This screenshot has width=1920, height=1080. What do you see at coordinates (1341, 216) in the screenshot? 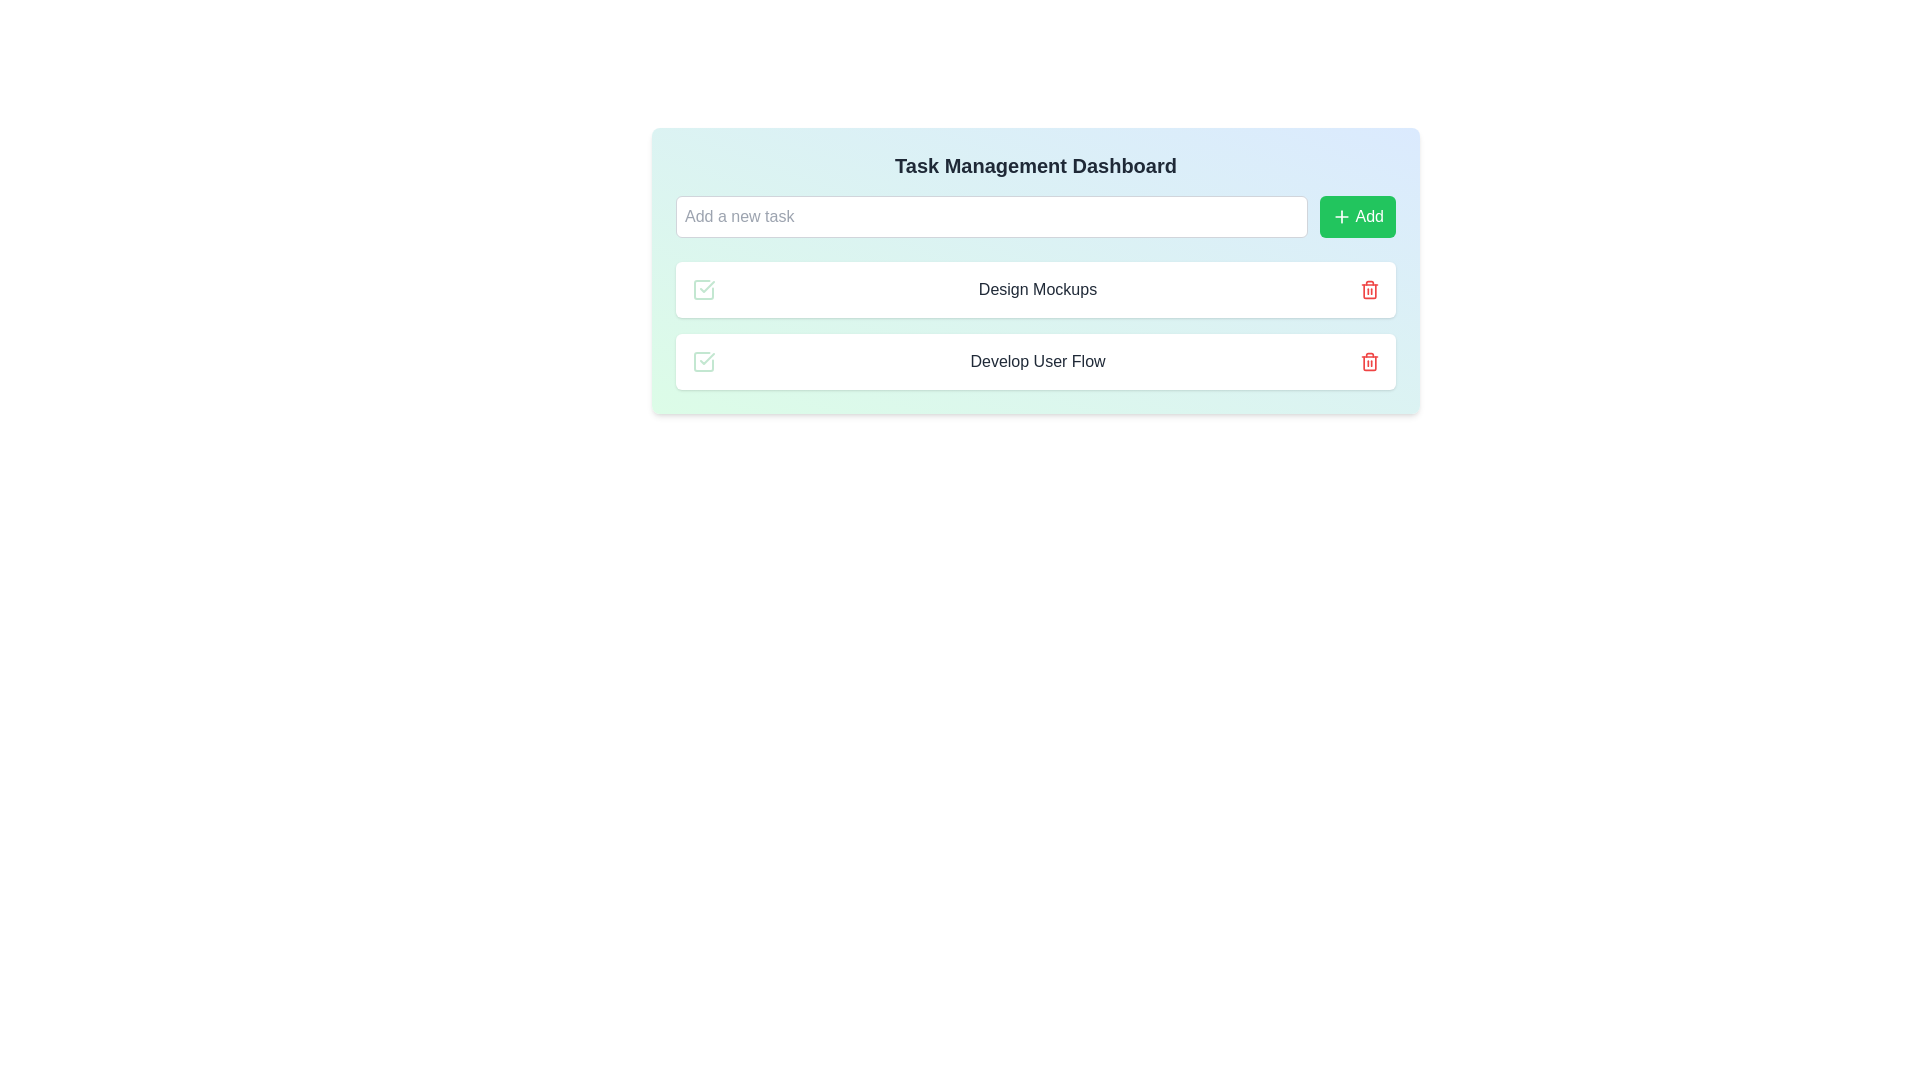
I see `the 'Add' button icon that visually indicates the action of adding a new task, located at the top of the task management dashboard` at bounding box center [1341, 216].